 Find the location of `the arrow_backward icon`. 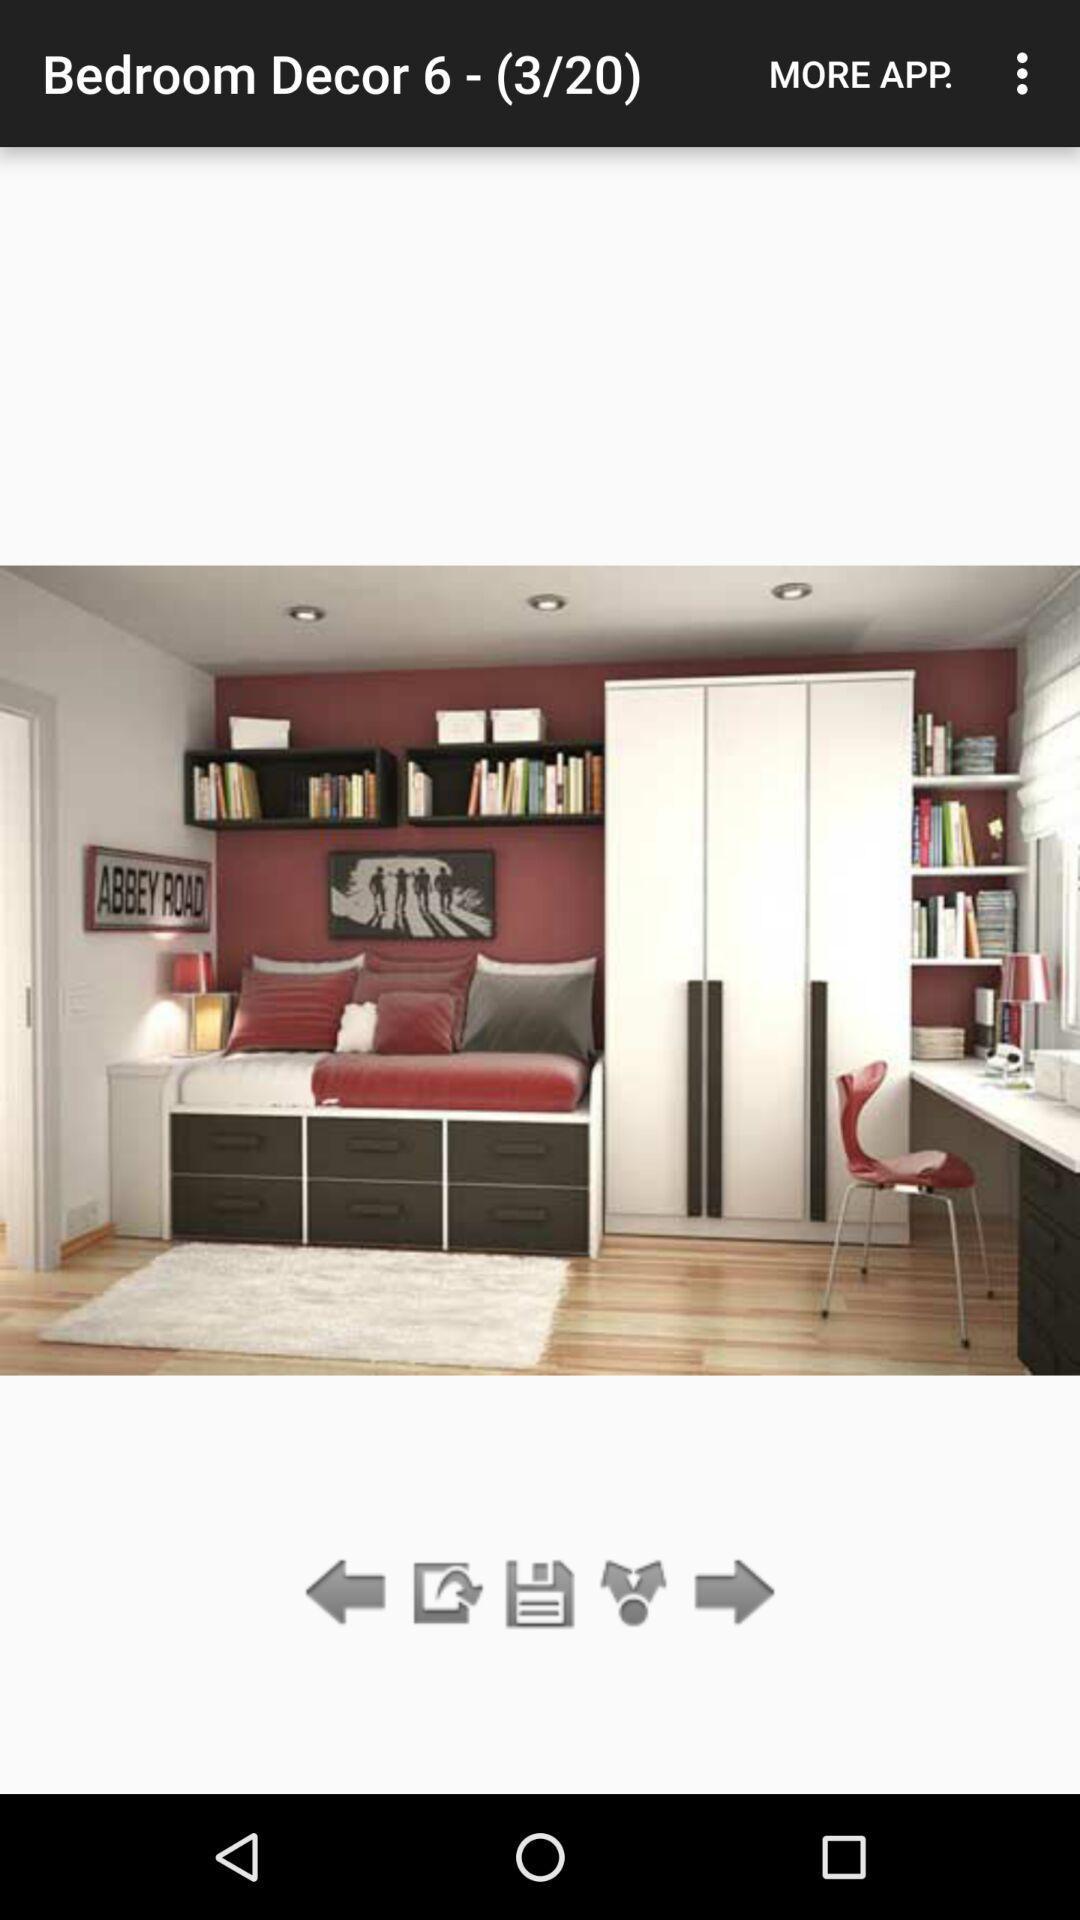

the arrow_backward icon is located at coordinates (350, 1593).